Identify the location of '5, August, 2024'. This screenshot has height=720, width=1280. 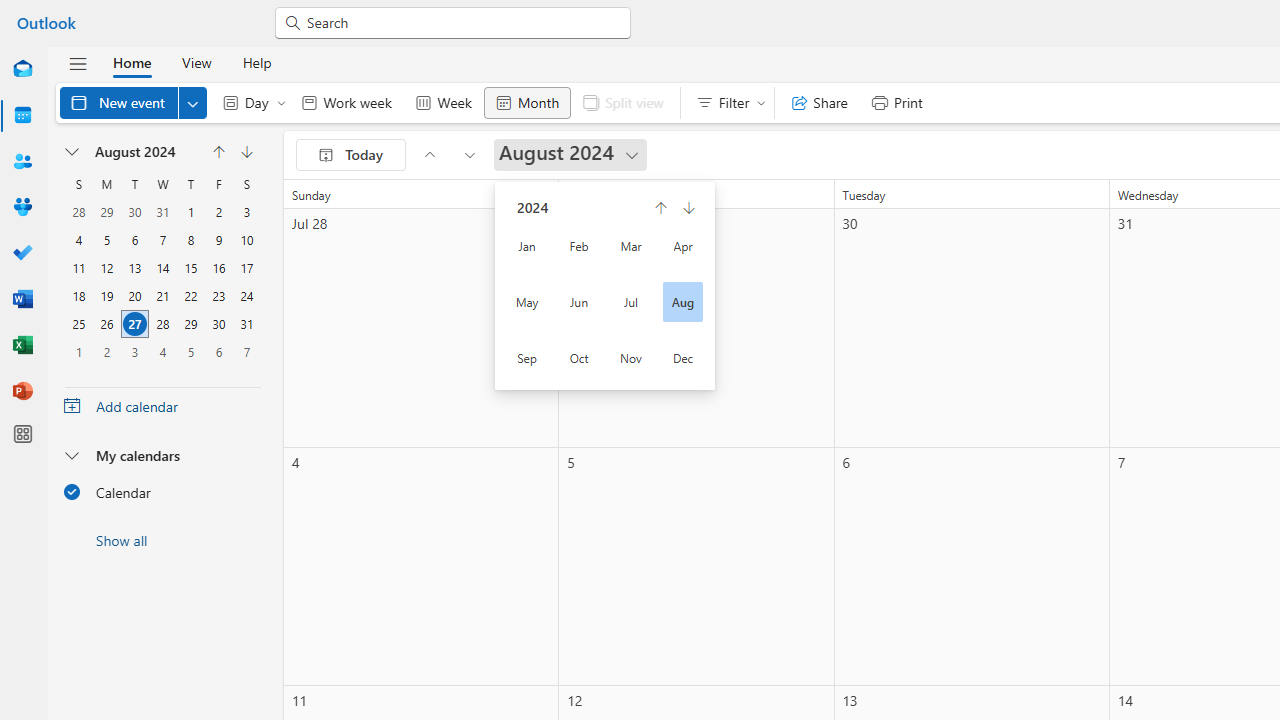
(105, 239).